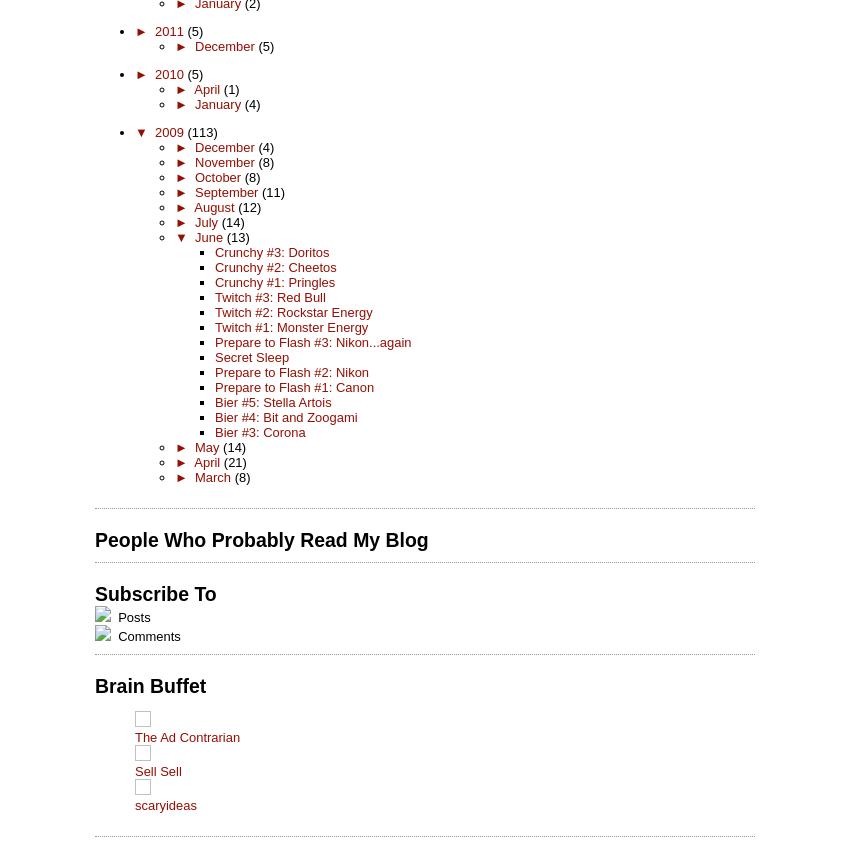 The width and height of the screenshot is (850, 857). What do you see at coordinates (252, 355) in the screenshot?
I see `'Secret Sleep'` at bounding box center [252, 355].